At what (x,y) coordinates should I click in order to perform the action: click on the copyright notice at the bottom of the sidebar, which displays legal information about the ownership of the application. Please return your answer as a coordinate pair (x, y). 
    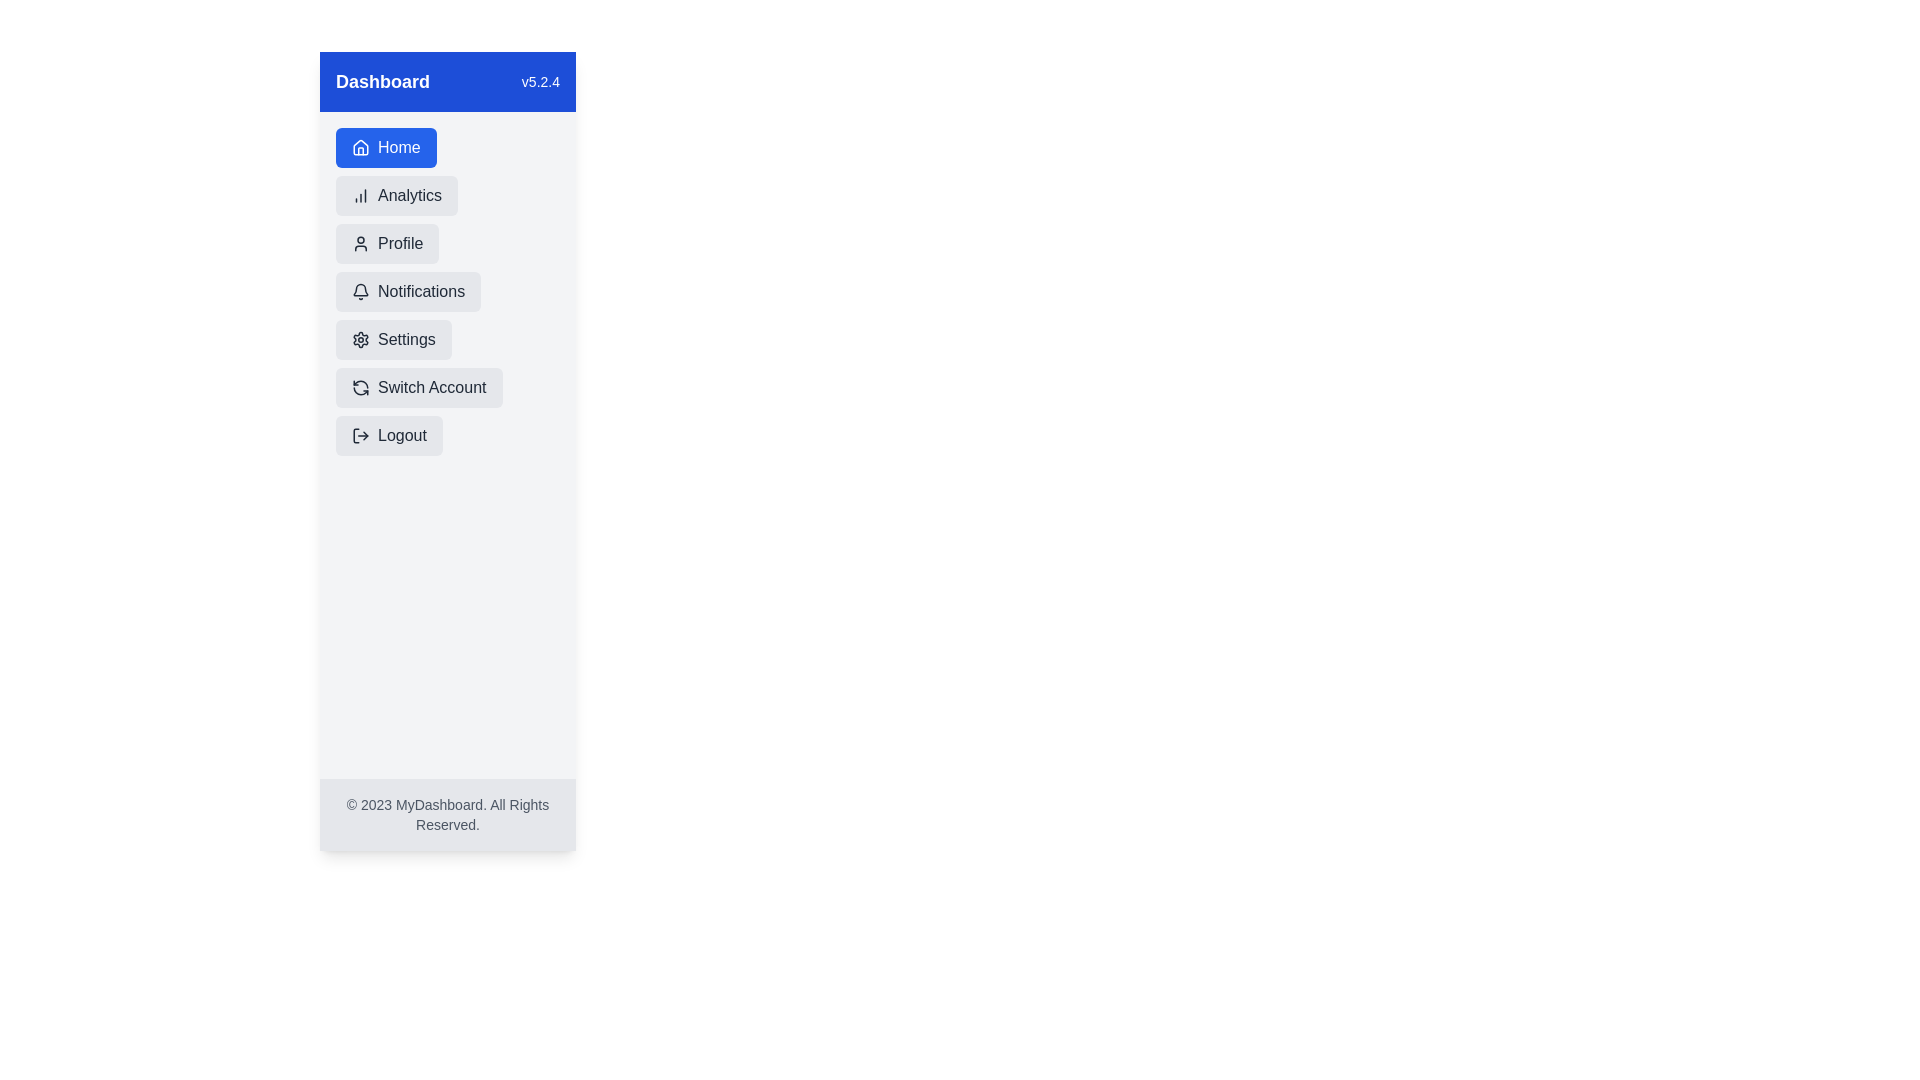
    Looking at the image, I should click on (446, 814).